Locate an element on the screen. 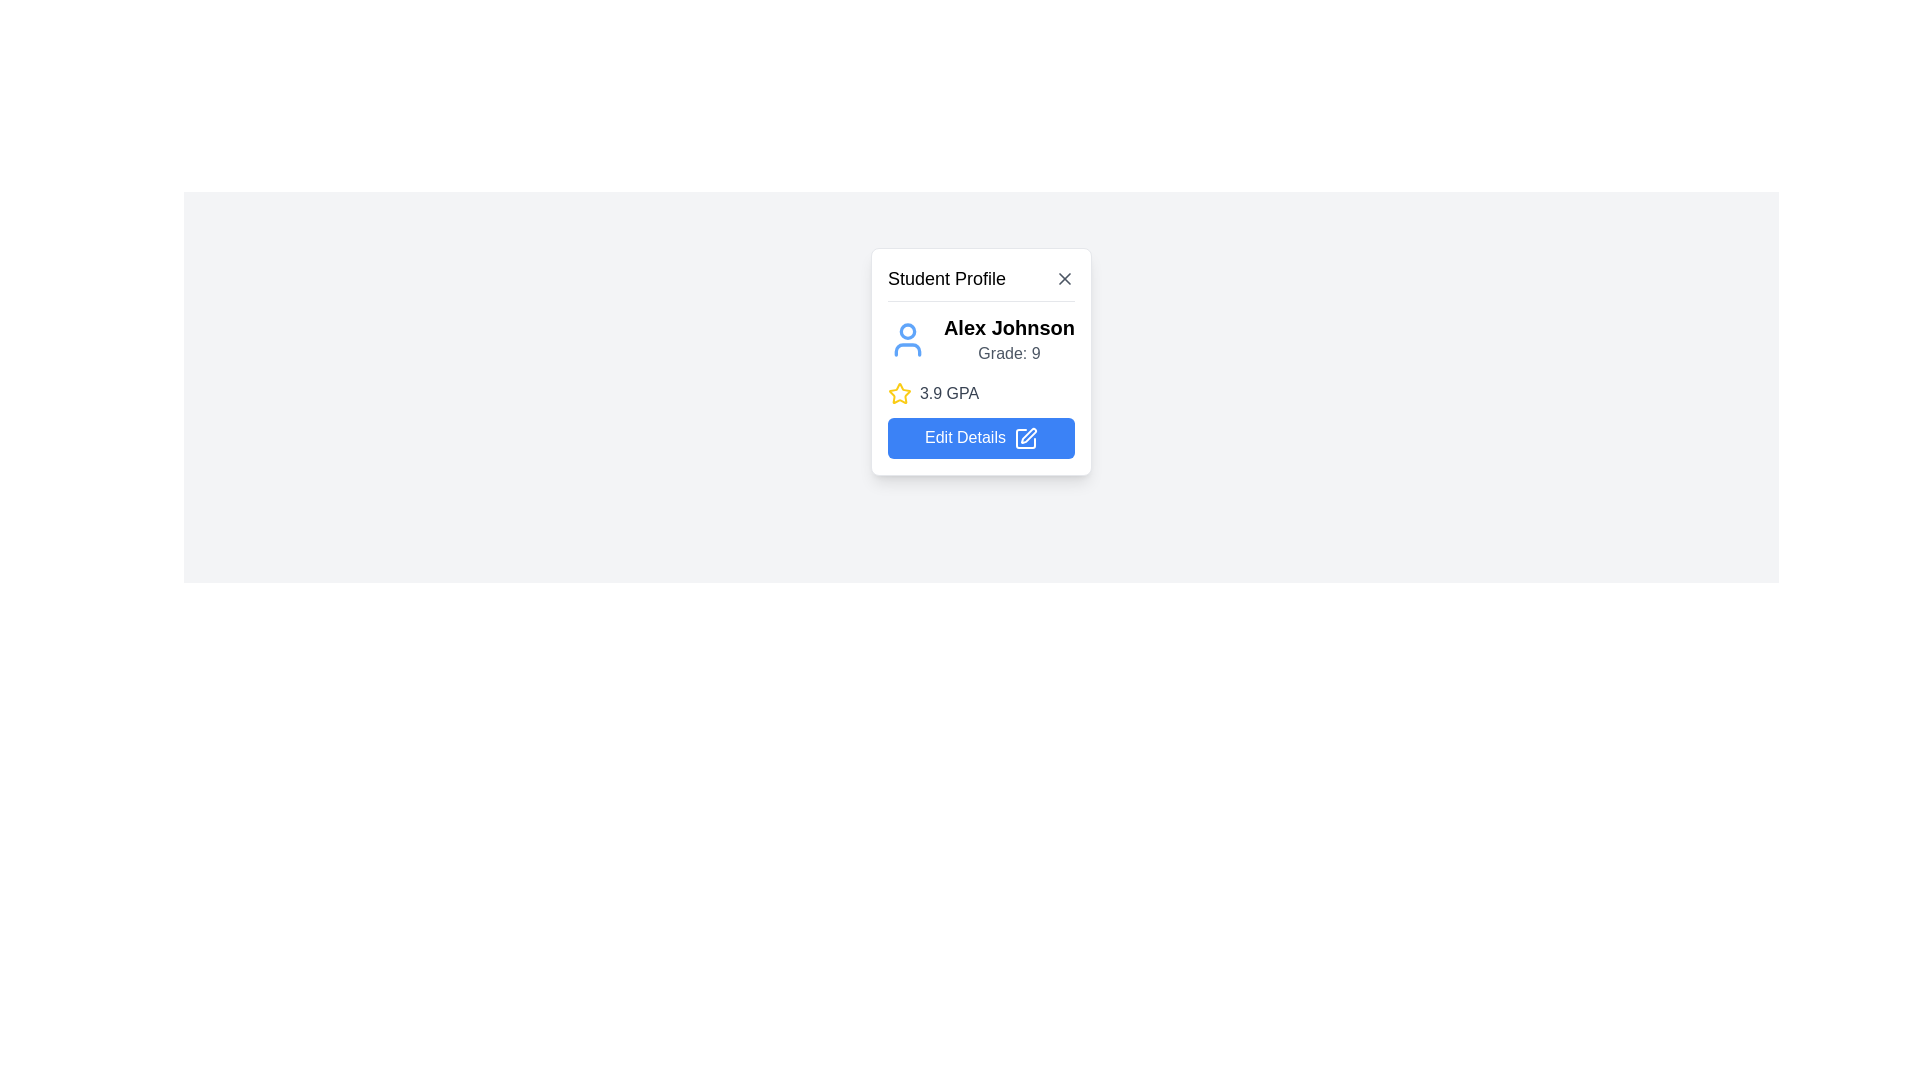  the Close or Dismiss icon located in the top-right corner of the 'Student Profile' card is located at coordinates (1064, 278).